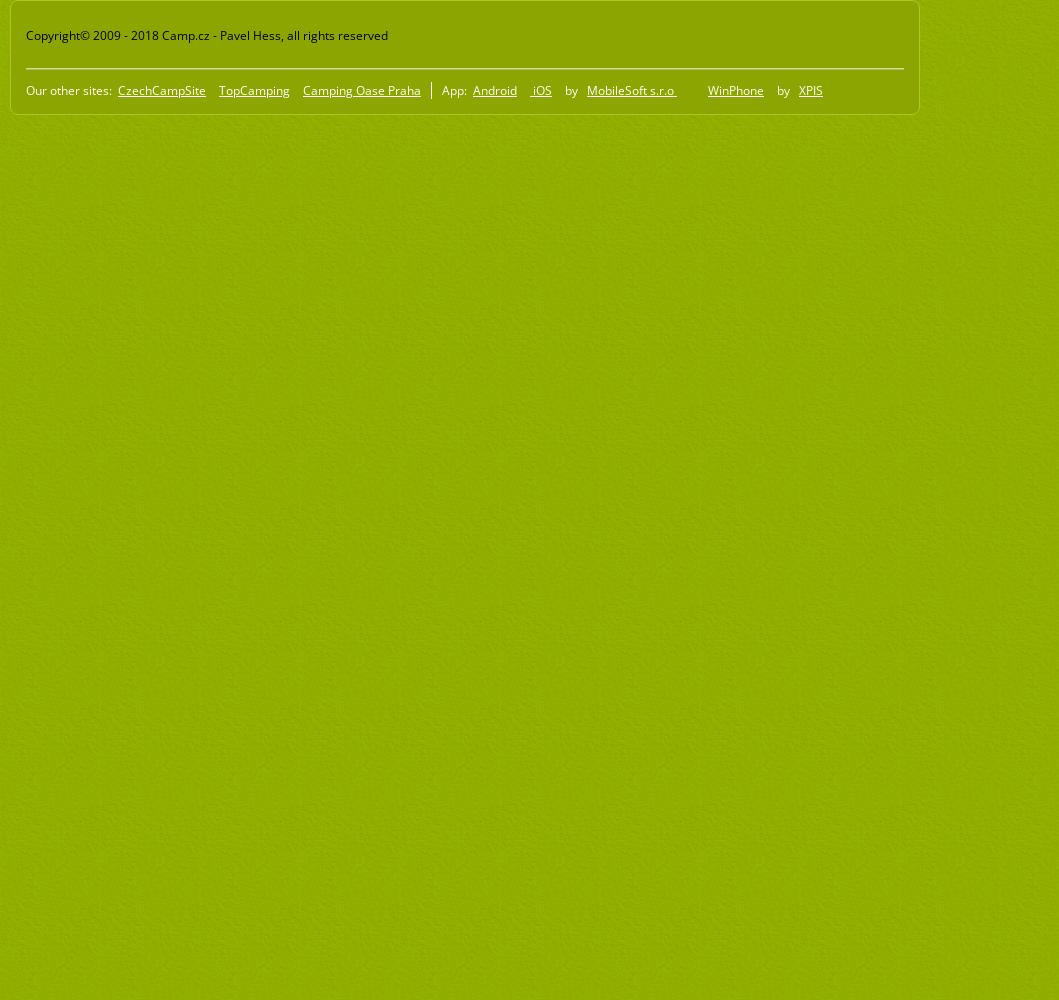 This screenshot has height=1000, width=1059. I want to click on 'Copyright© 2009 - 2018 Camp.cz - Pavel Hess, all rights reserved', so click(206, 34).